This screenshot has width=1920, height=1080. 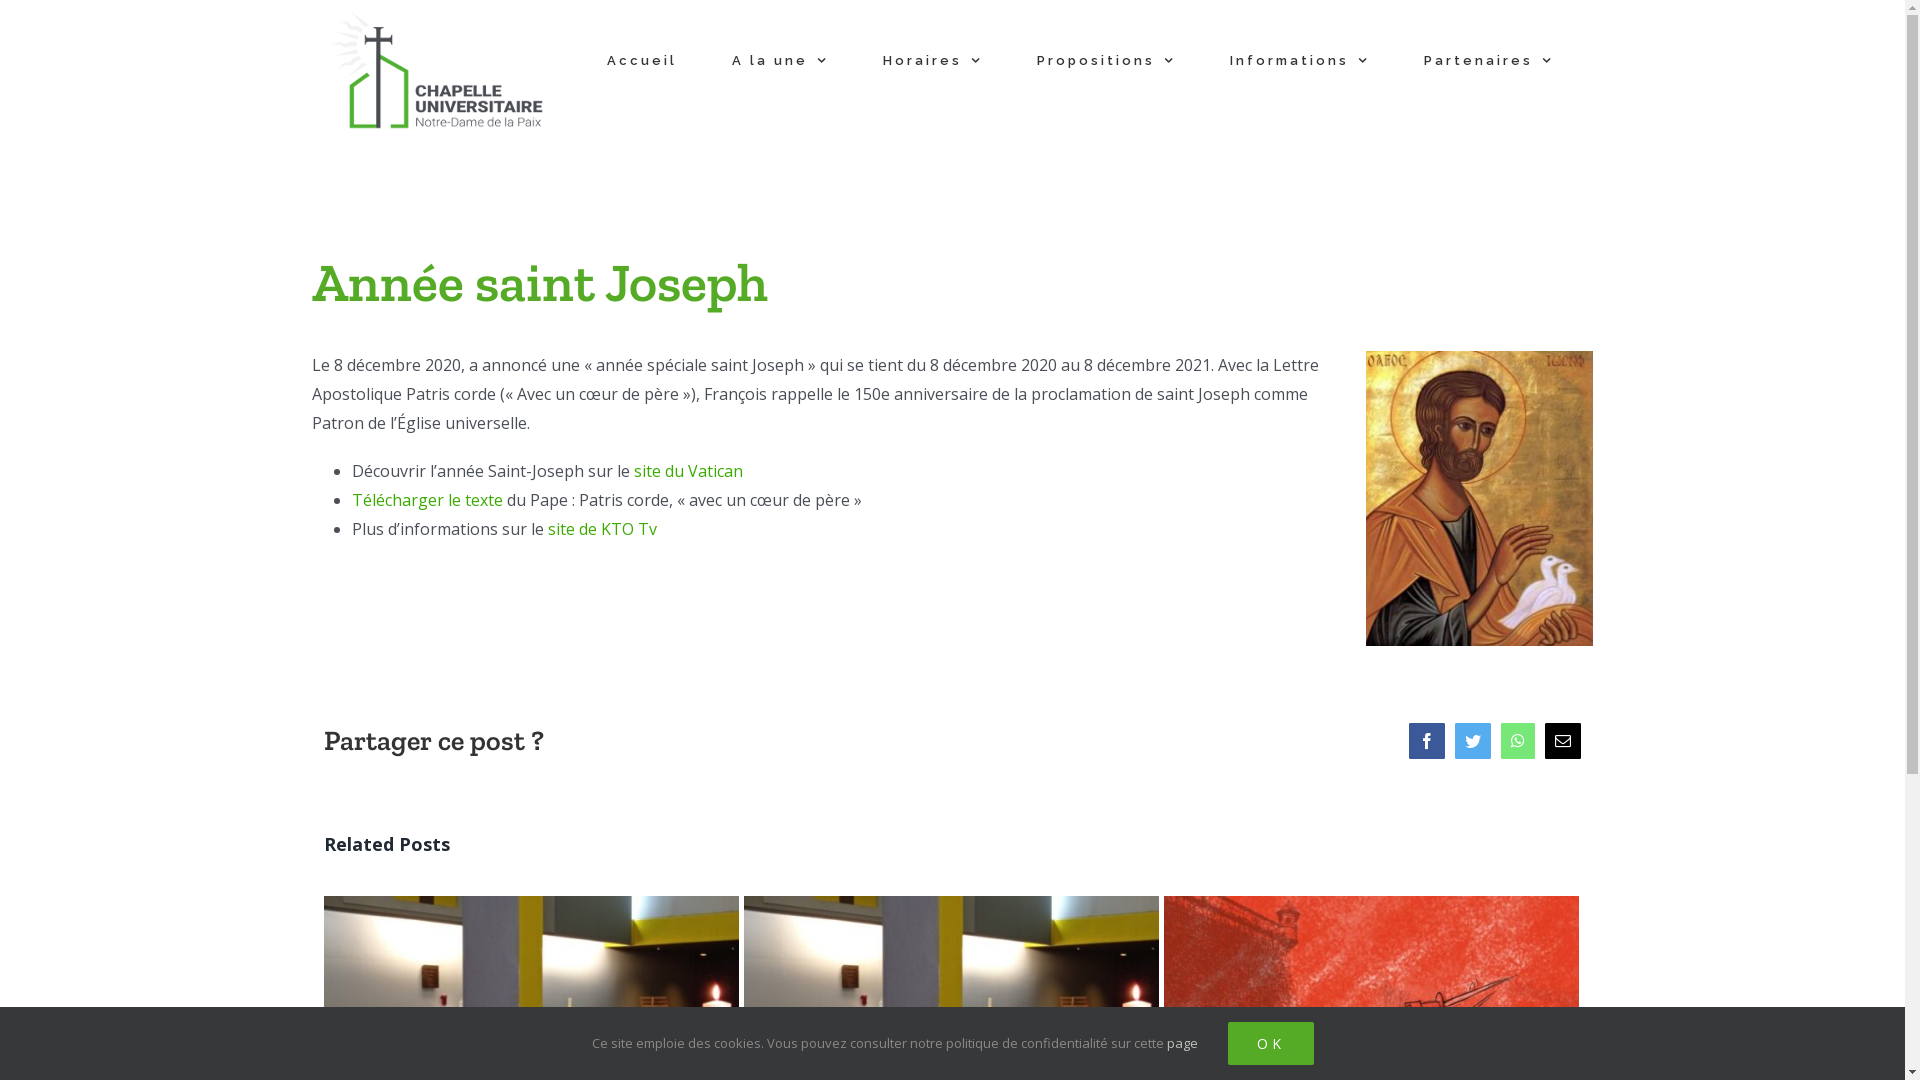 I want to click on 'Facebook', so click(x=1425, y=740).